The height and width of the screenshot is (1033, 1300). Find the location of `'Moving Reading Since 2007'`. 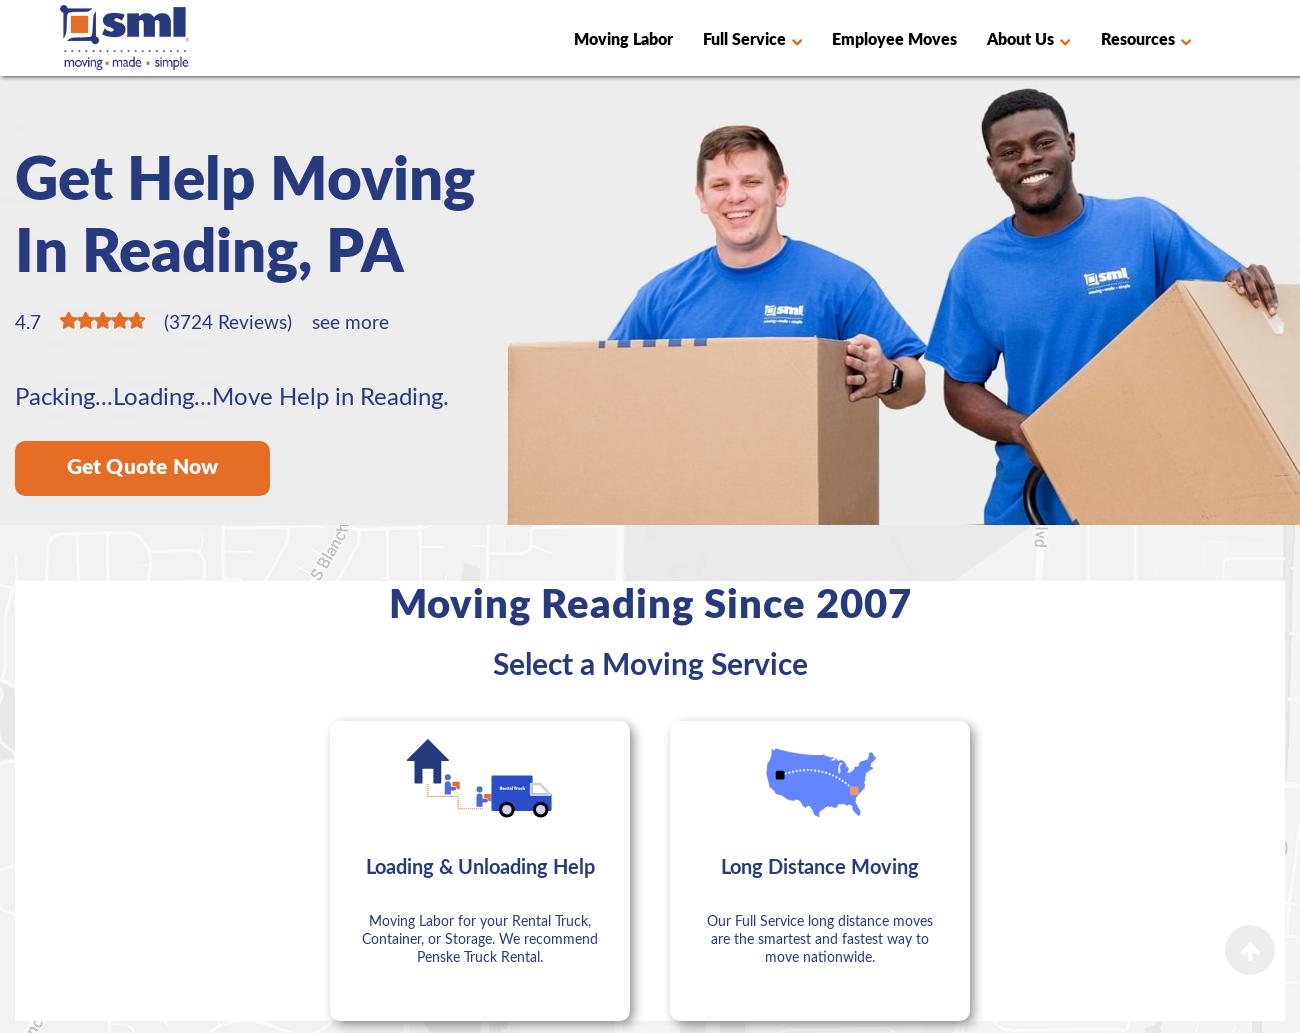

'Moving Reading Since 2007' is located at coordinates (388, 604).